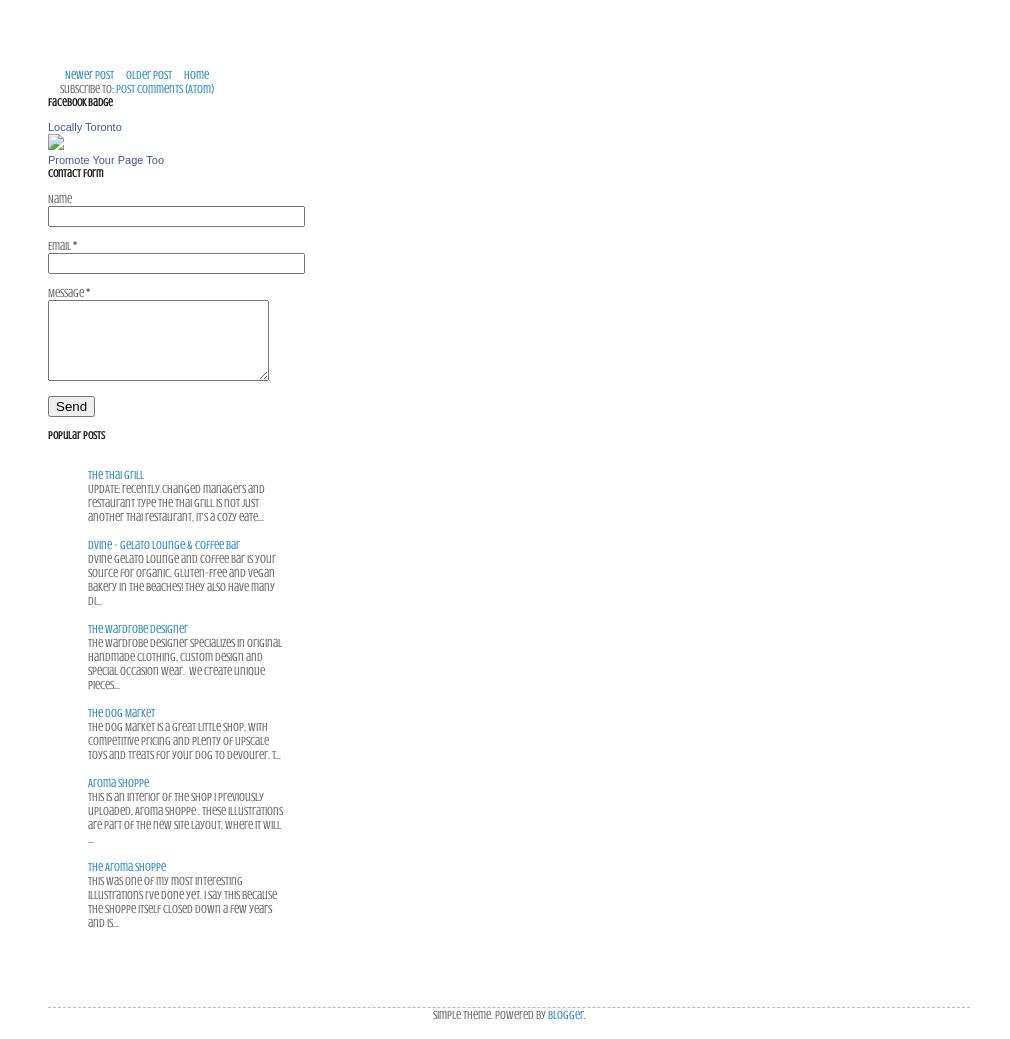 The image size is (1010, 1039). I want to click on 'Post Comments (Atom)', so click(164, 87).